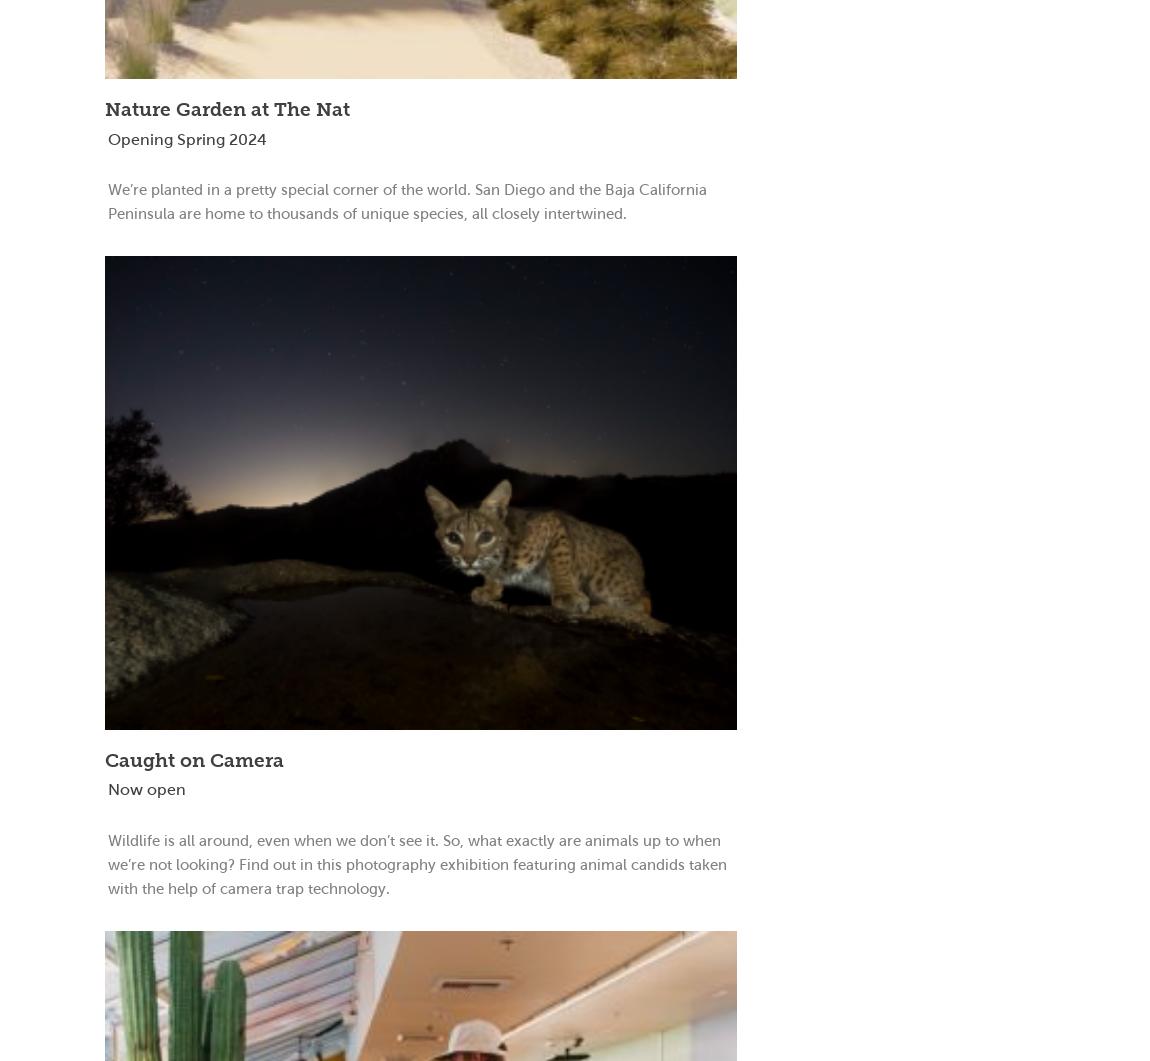 This screenshot has height=1061, width=1150. Describe the element at coordinates (106, 851) in the screenshot. I see `'what exactly are animals up to when we’re not looking? Find out in this photography exhibition featuring animal'` at that location.